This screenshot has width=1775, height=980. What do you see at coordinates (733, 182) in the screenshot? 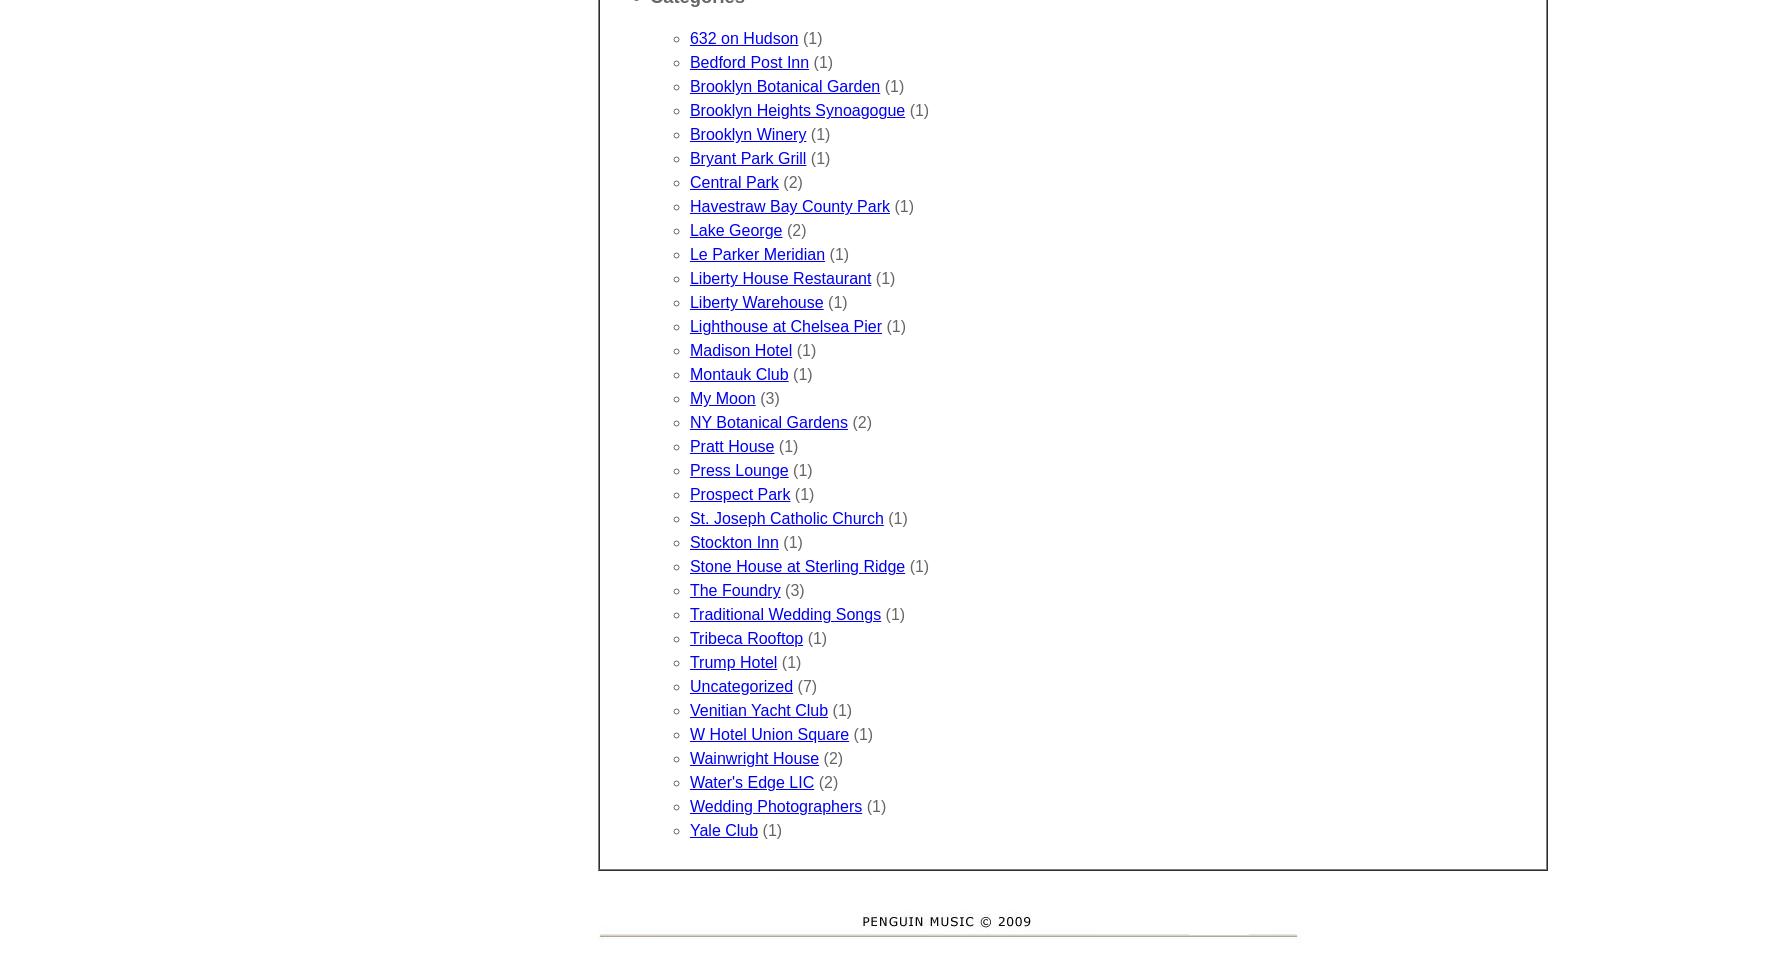
I see `'Central Park'` at bounding box center [733, 182].